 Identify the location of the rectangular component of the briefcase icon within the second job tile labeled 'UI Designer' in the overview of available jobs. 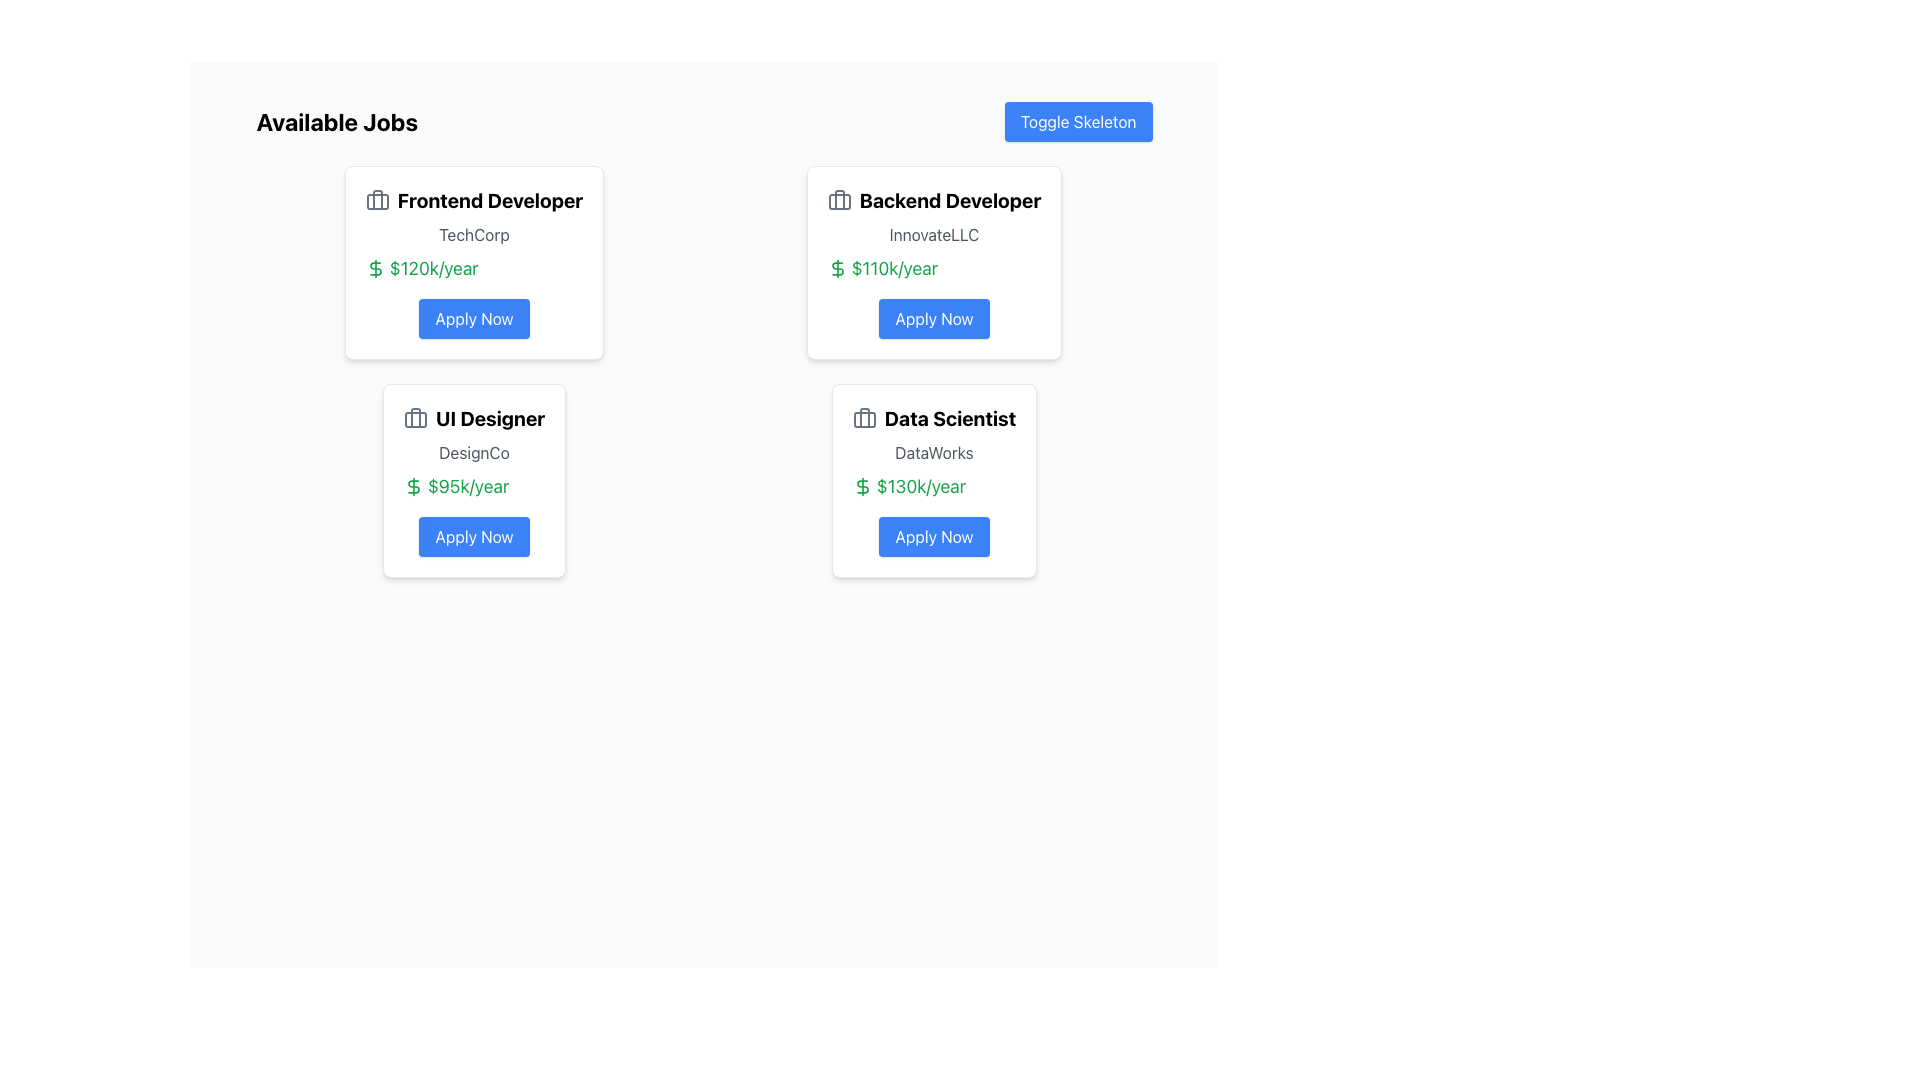
(414, 419).